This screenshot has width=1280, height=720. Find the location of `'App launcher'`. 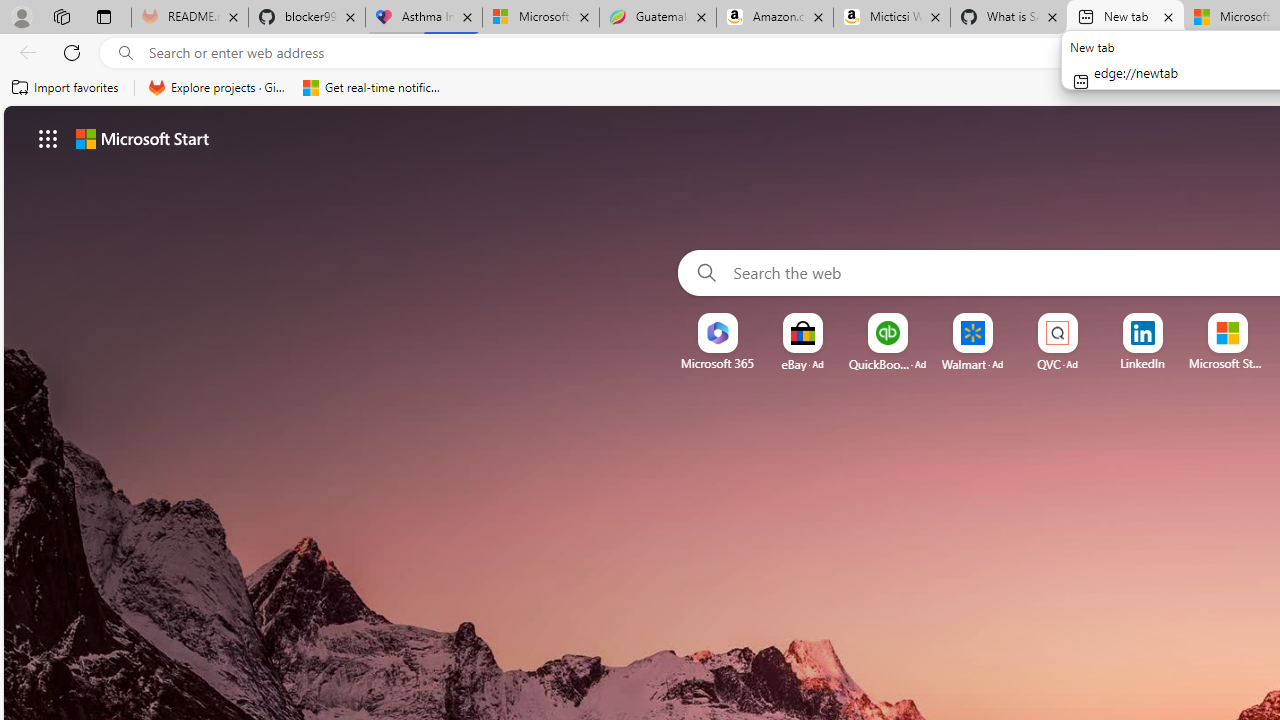

'App launcher' is located at coordinates (48, 137).